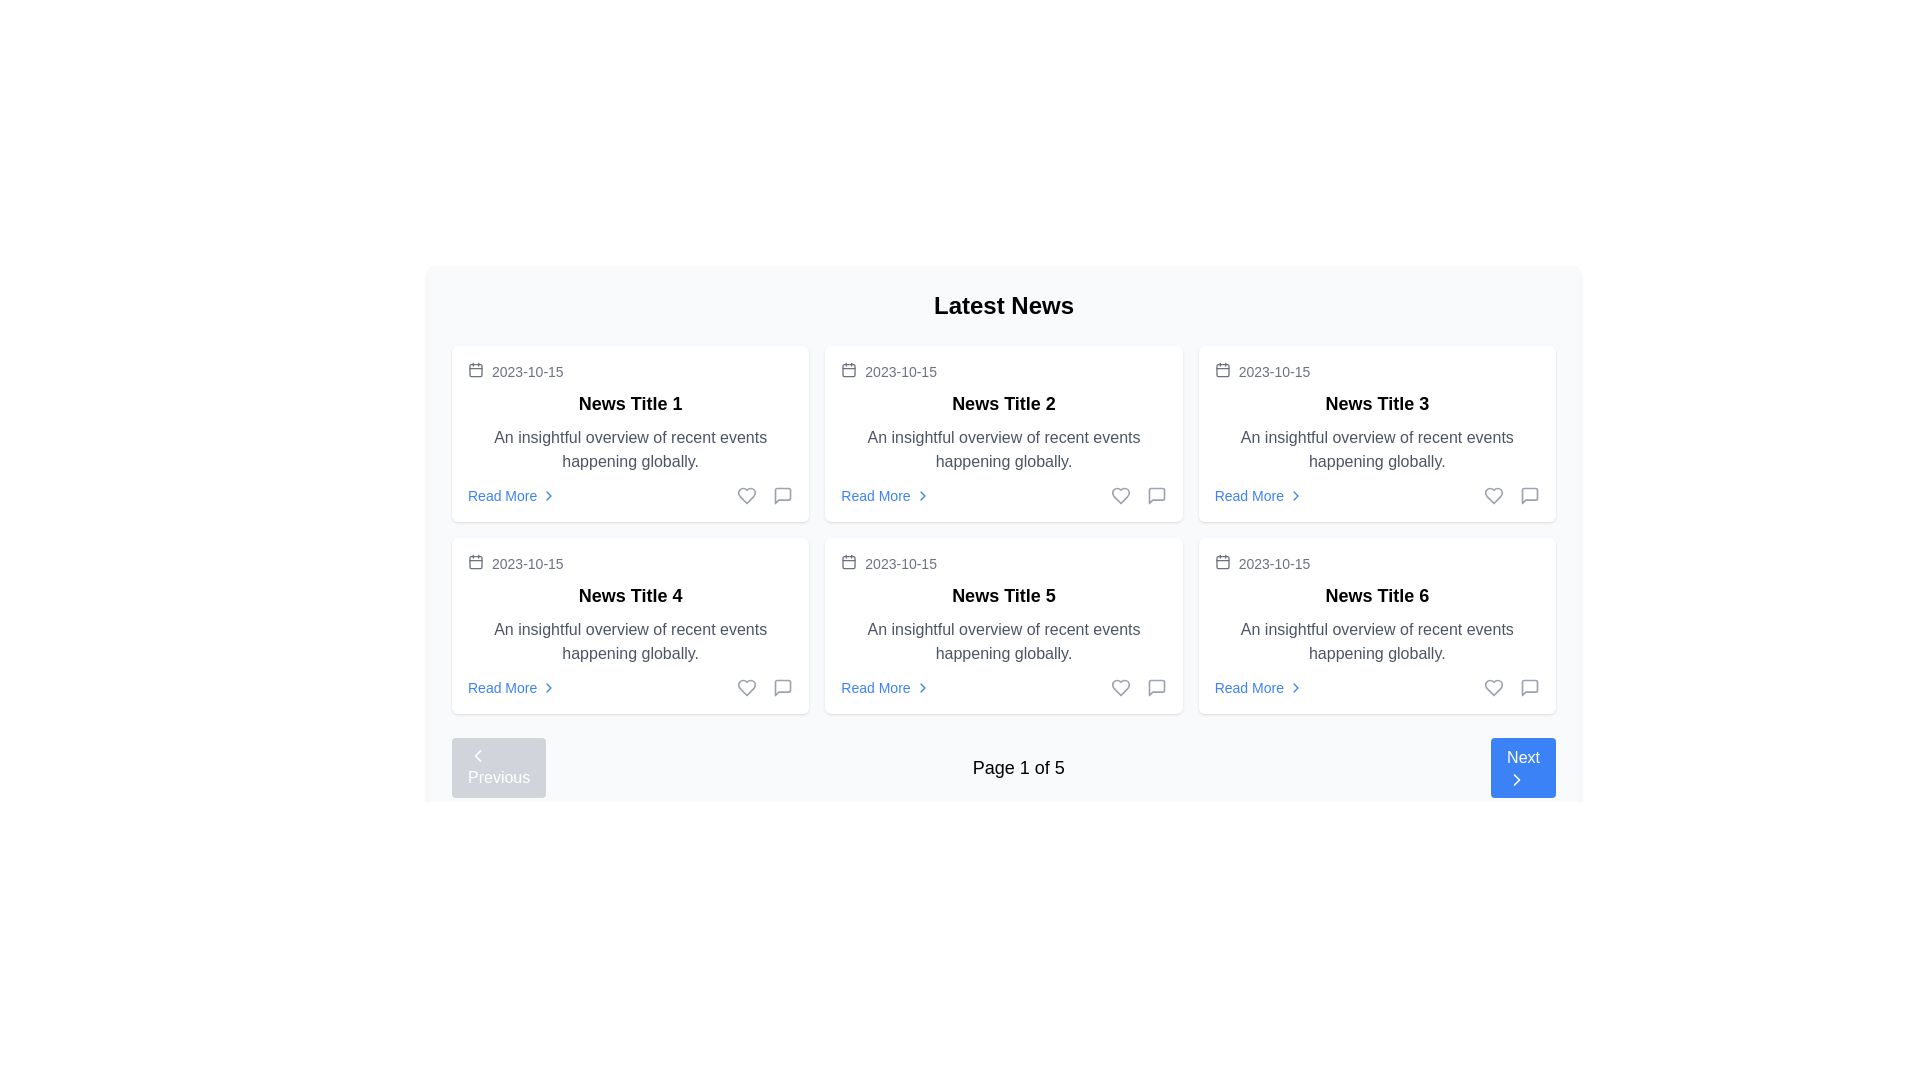 Image resolution: width=1920 pixels, height=1080 pixels. What do you see at coordinates (1529, 495) in the screenshot?
I see `the gray speech bubble icon located in the bottom-right corner of the card displaying 'News Title 3'` at bounding box center [1529, 495].